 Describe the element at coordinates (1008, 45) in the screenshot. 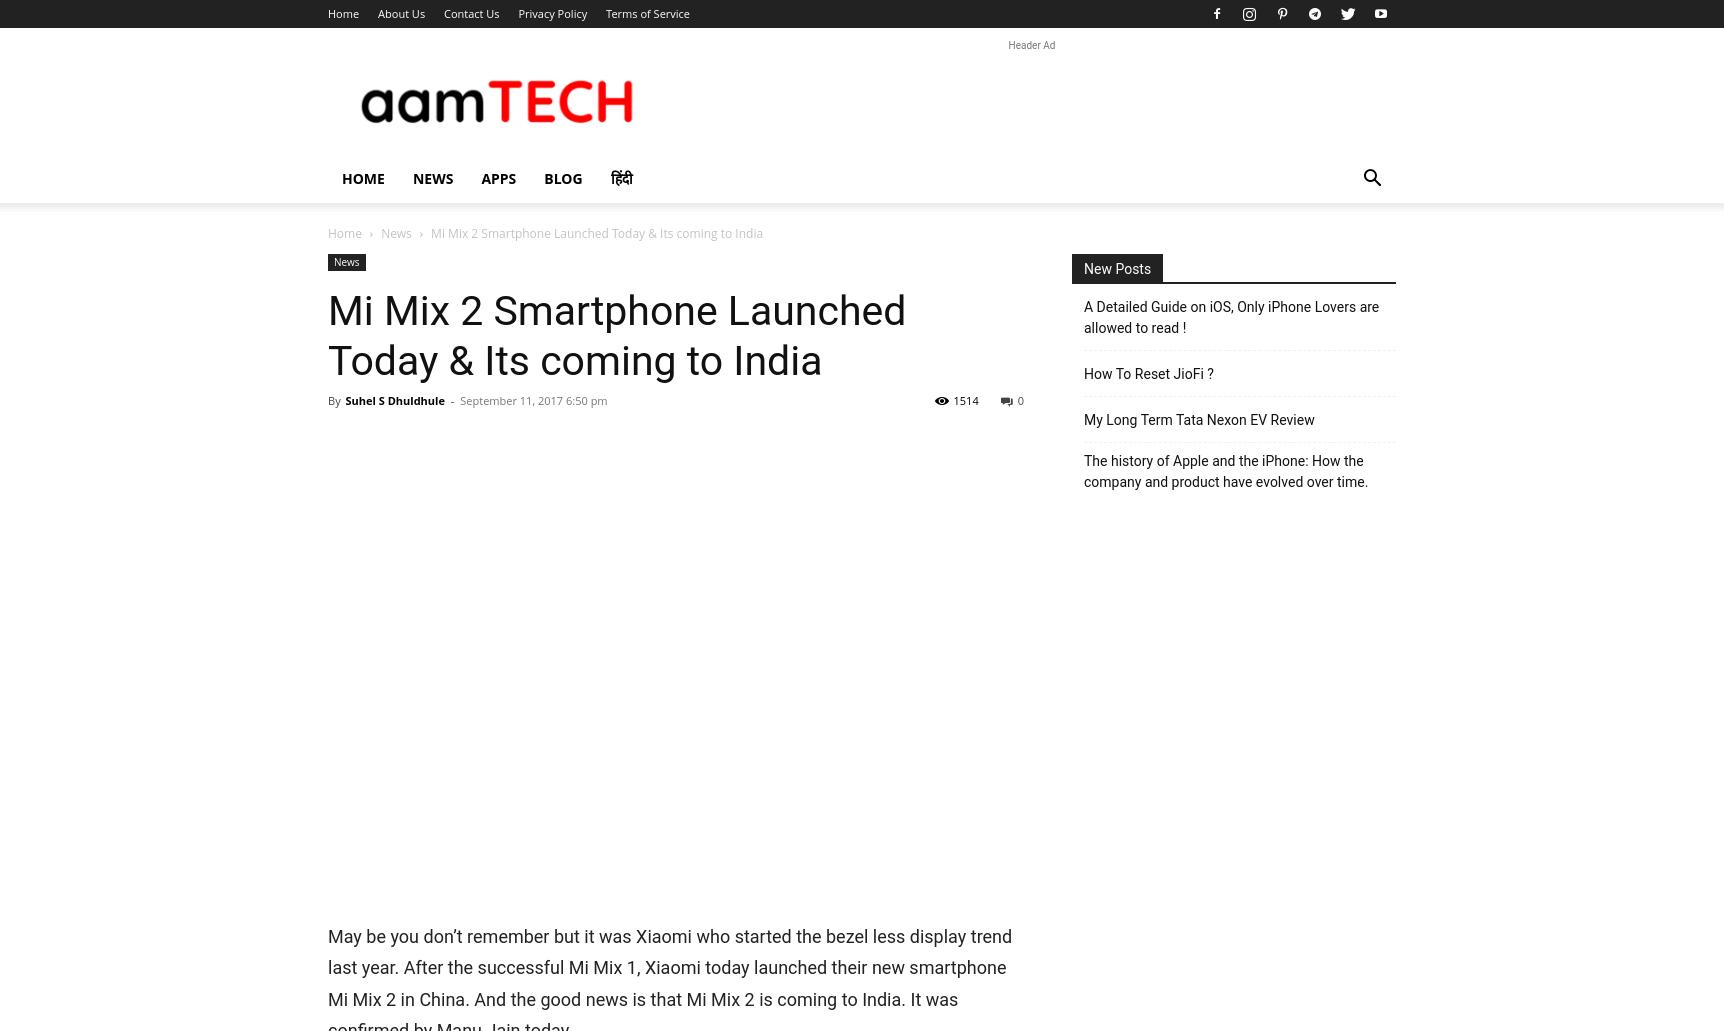

I see `'Header Ad'` at that location.